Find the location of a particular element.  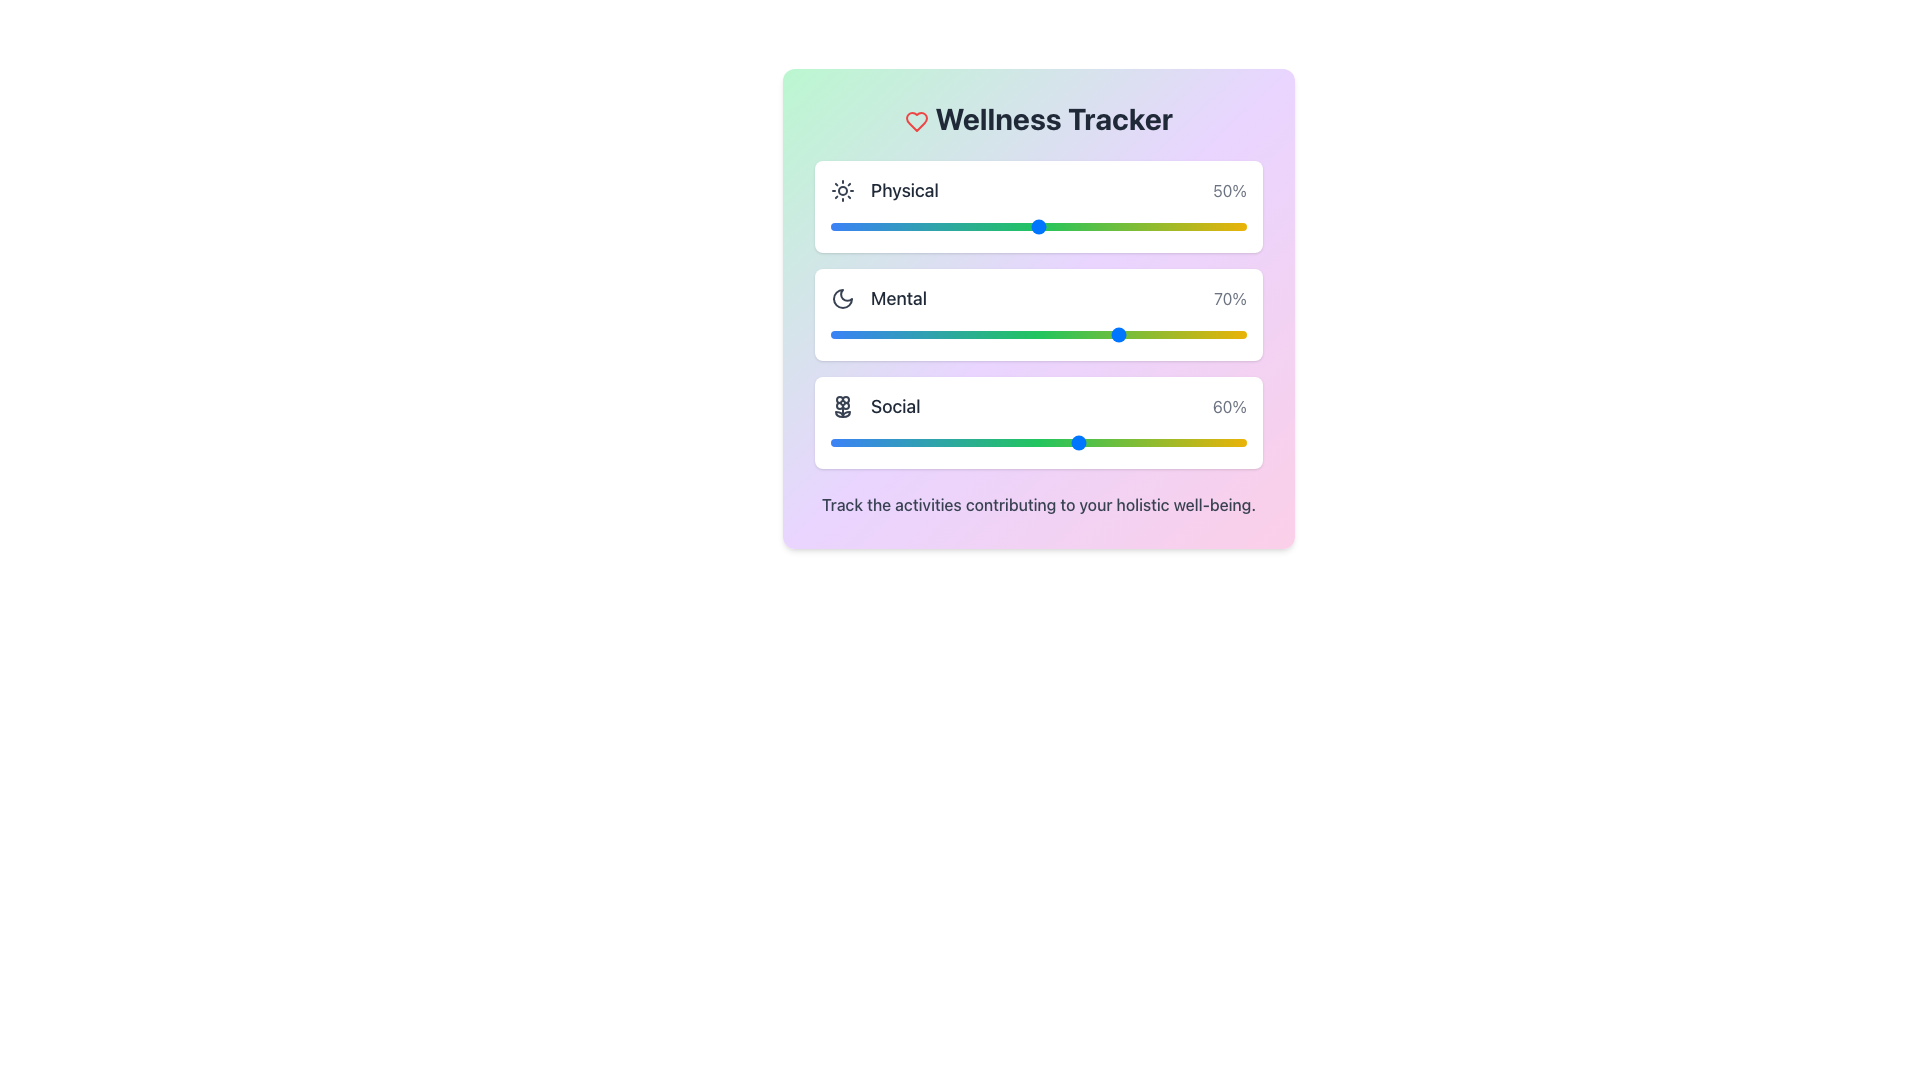

the social well-being percentage is located at coordinates (934, 442).